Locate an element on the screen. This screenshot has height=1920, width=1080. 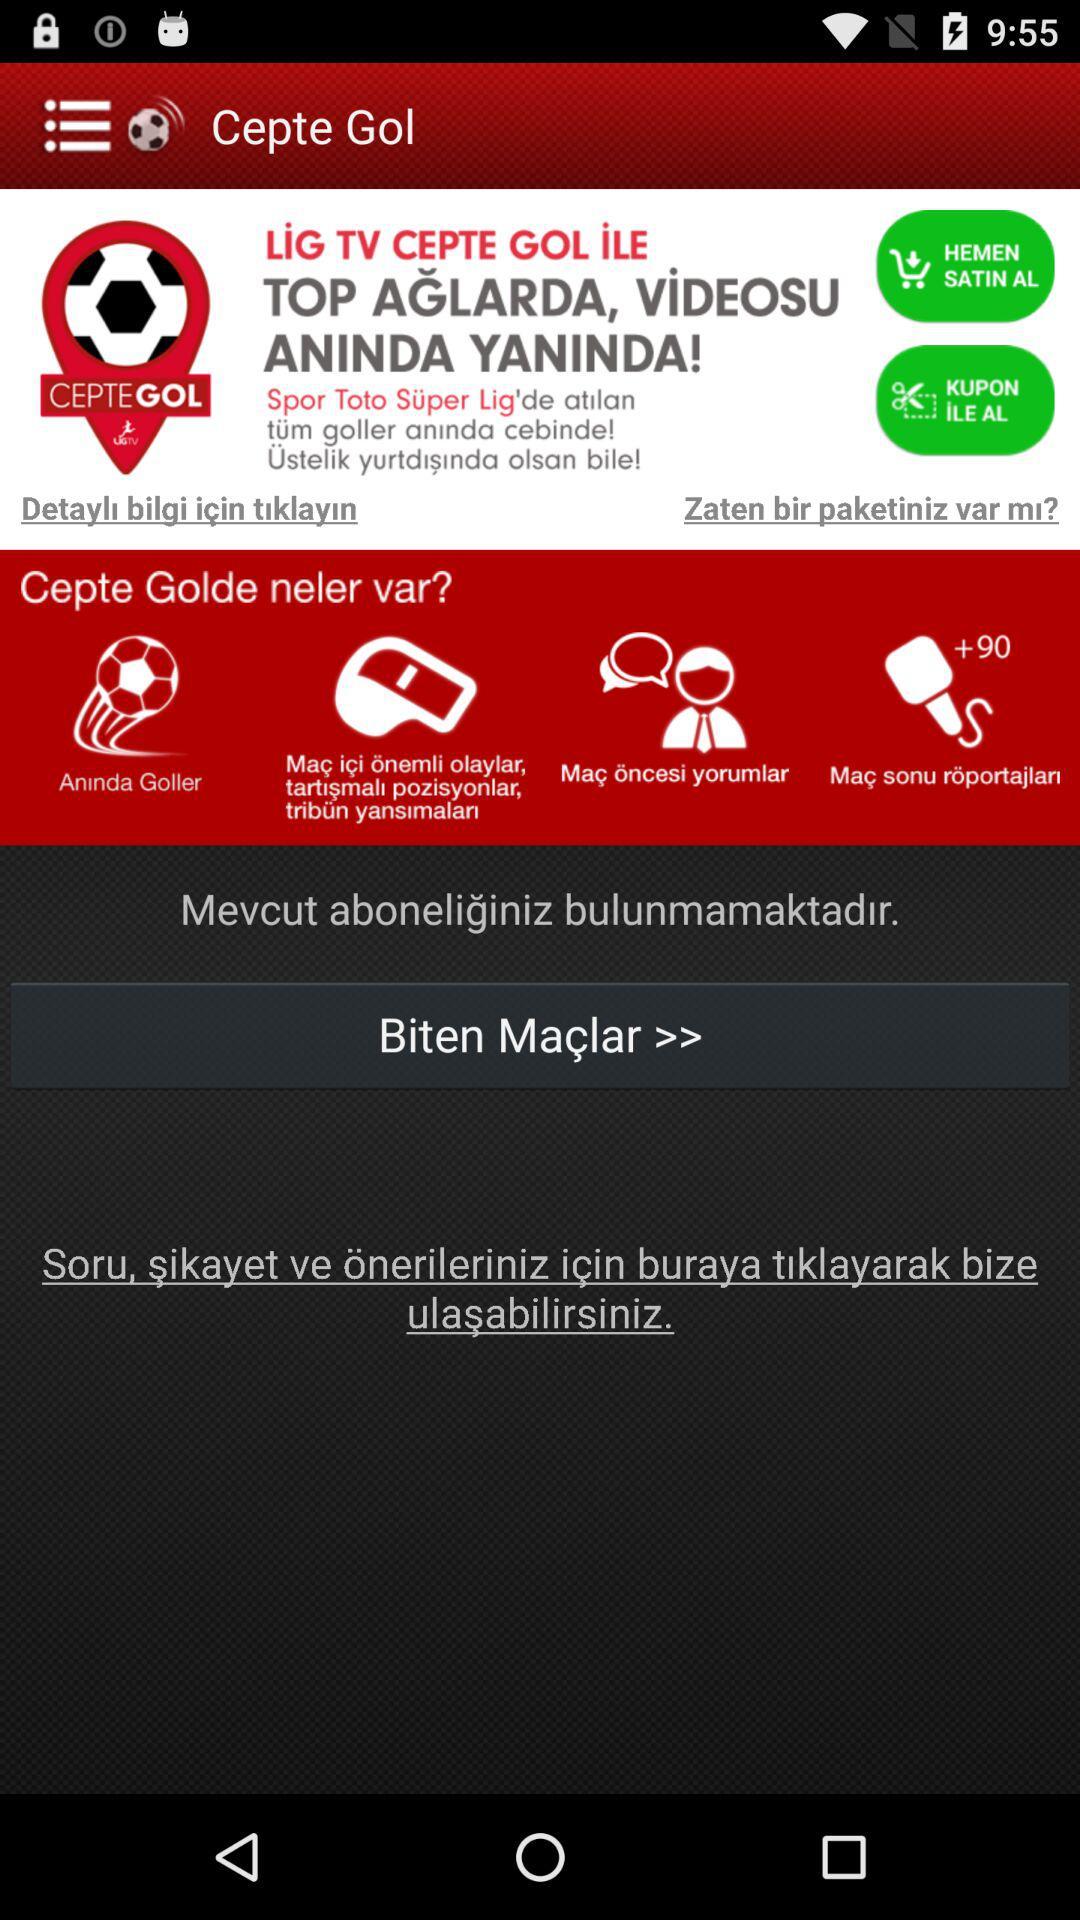
app next to zaten bir paketiniz icon is located at coordinates (177, 517).